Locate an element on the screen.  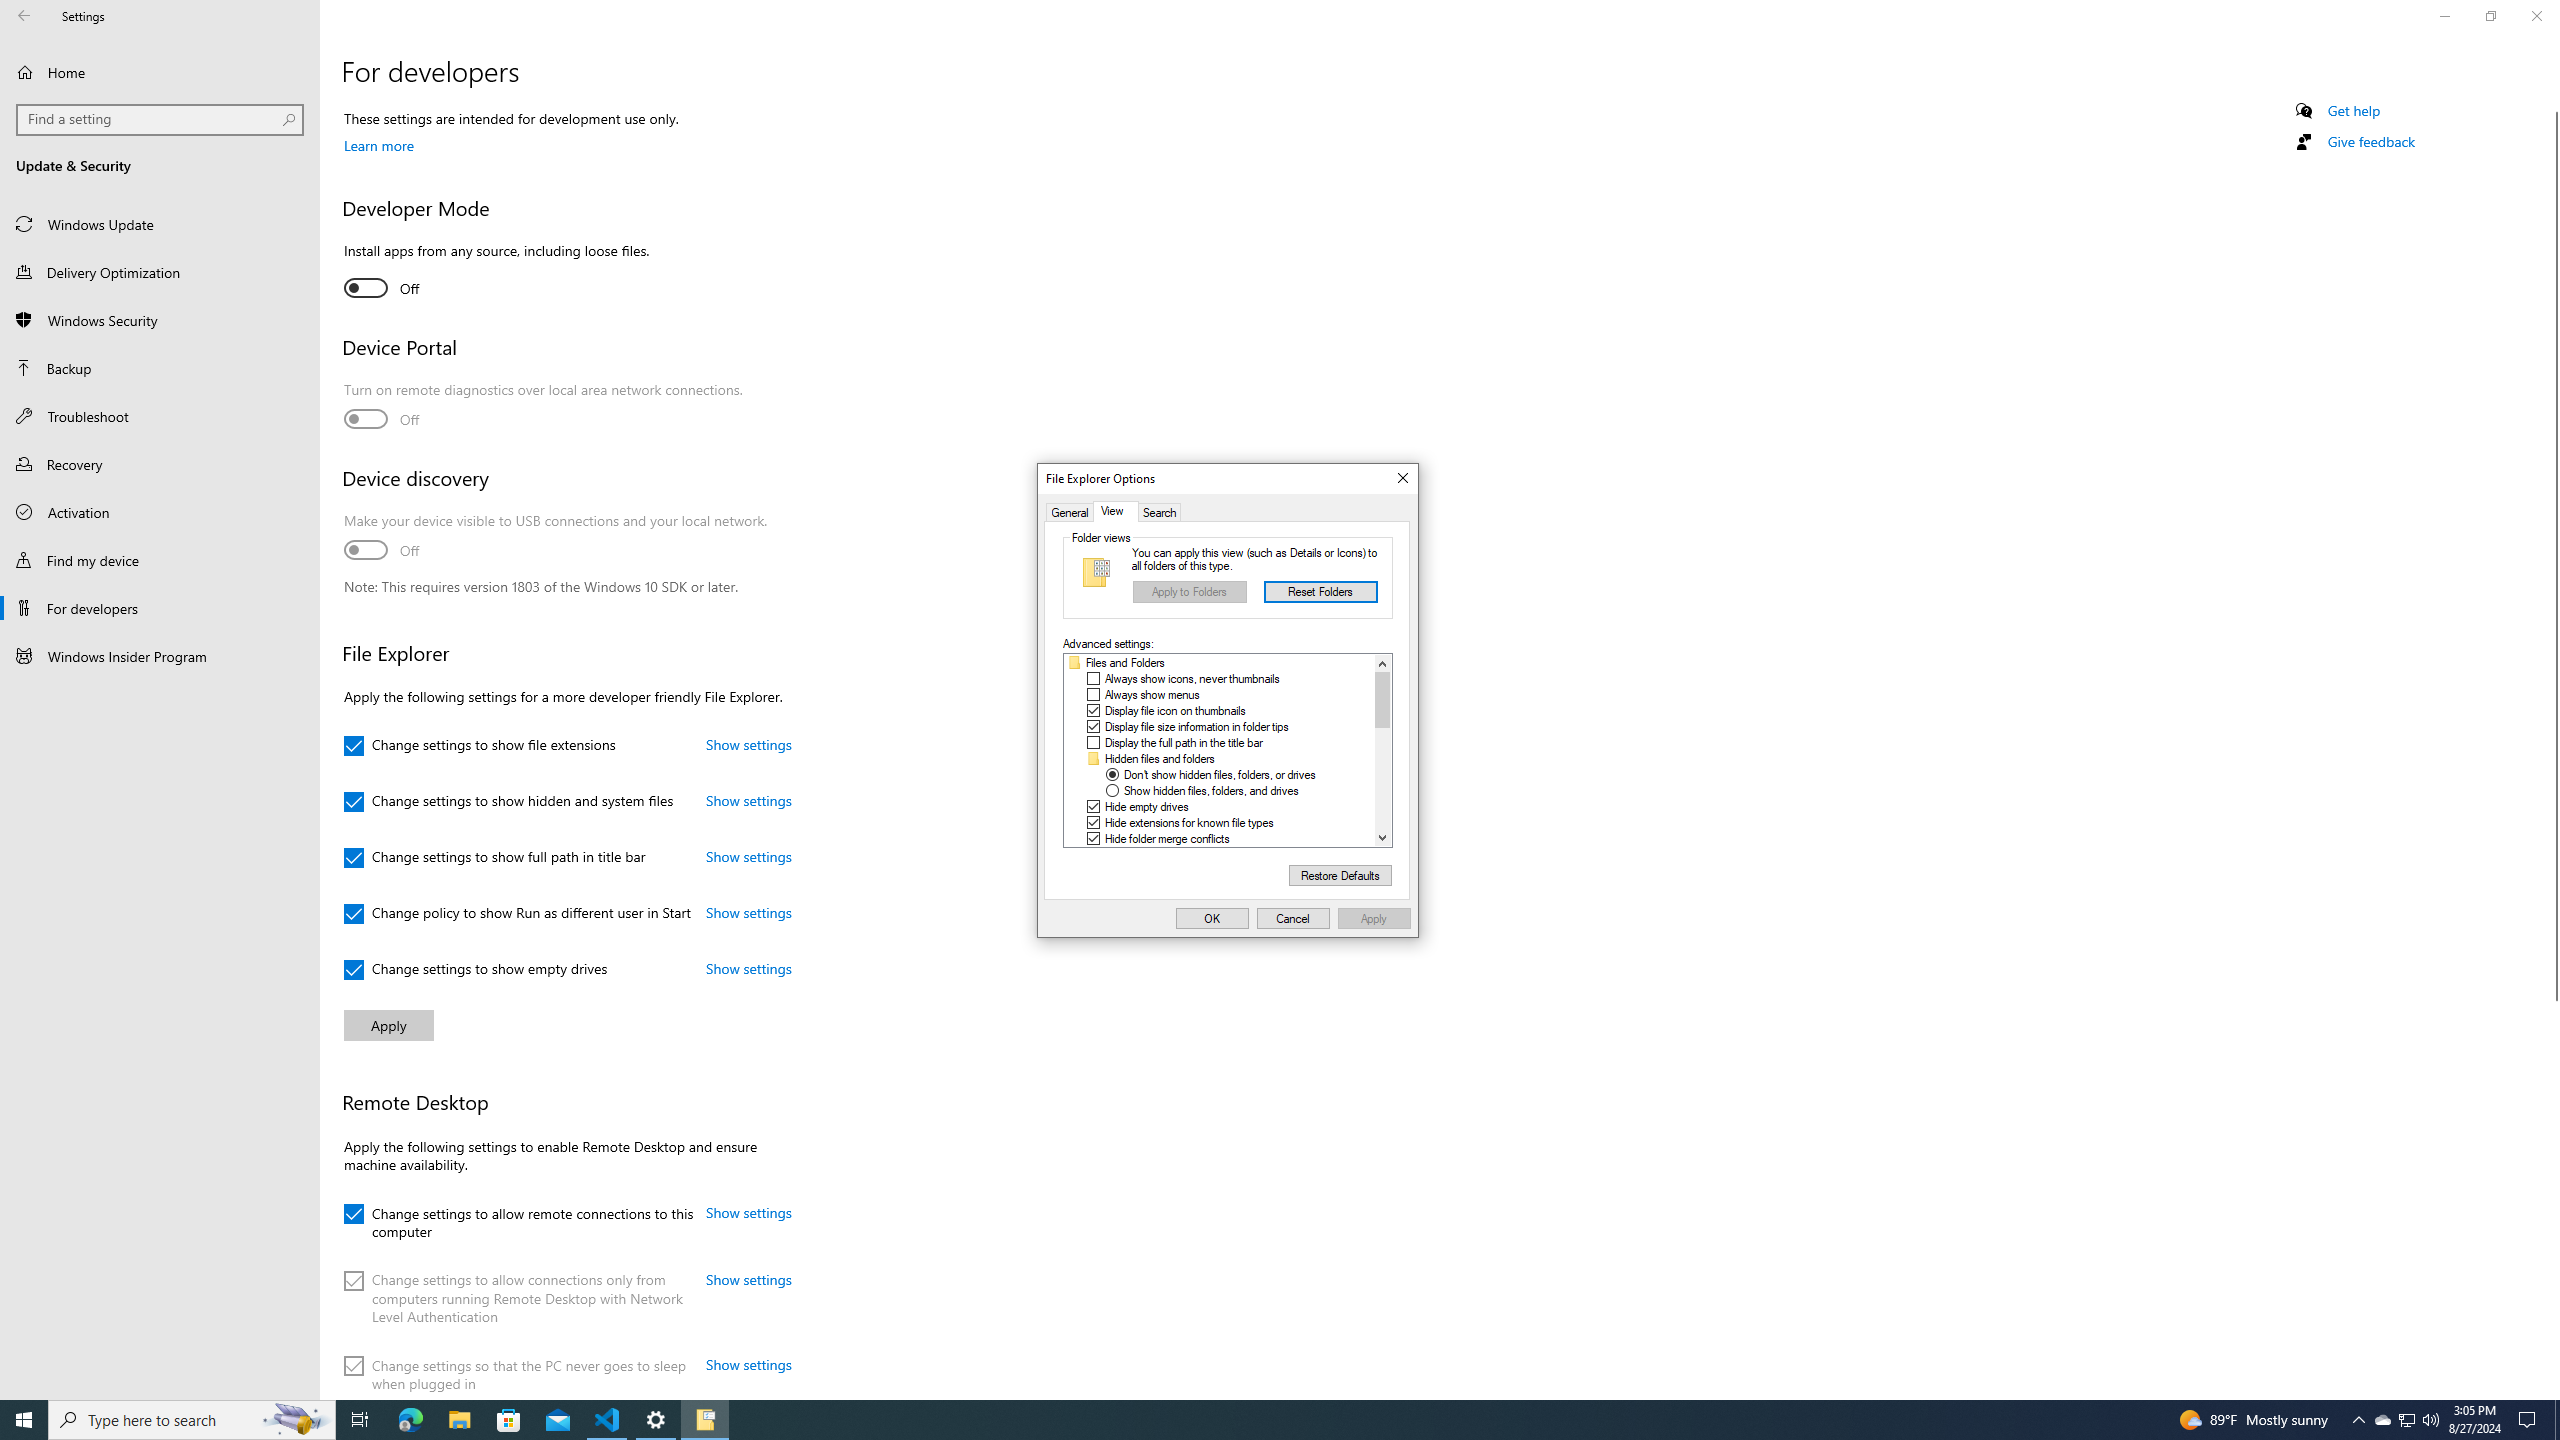
'Files and Folders' is located at coordinates (1125, 662).